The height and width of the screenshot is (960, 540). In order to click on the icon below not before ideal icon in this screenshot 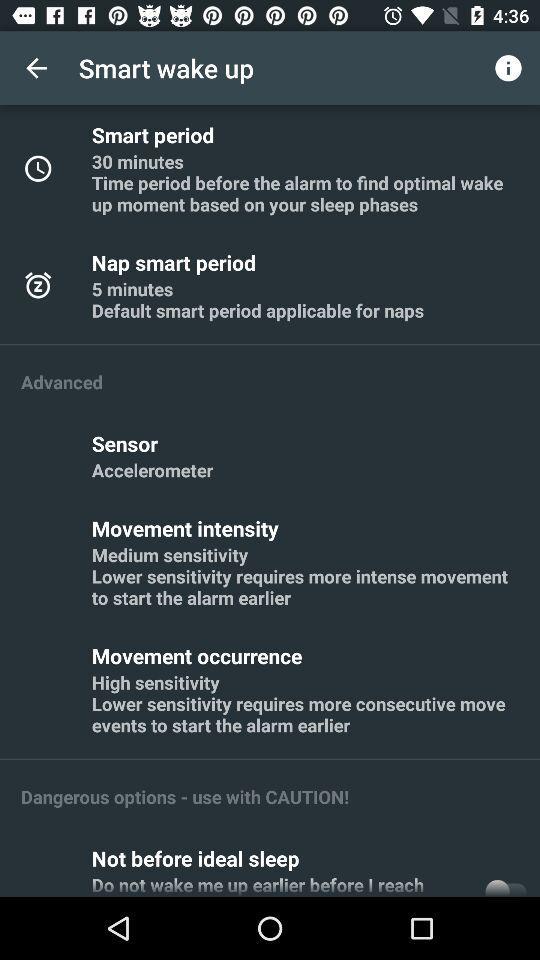, I will do `click(282, 883)`.